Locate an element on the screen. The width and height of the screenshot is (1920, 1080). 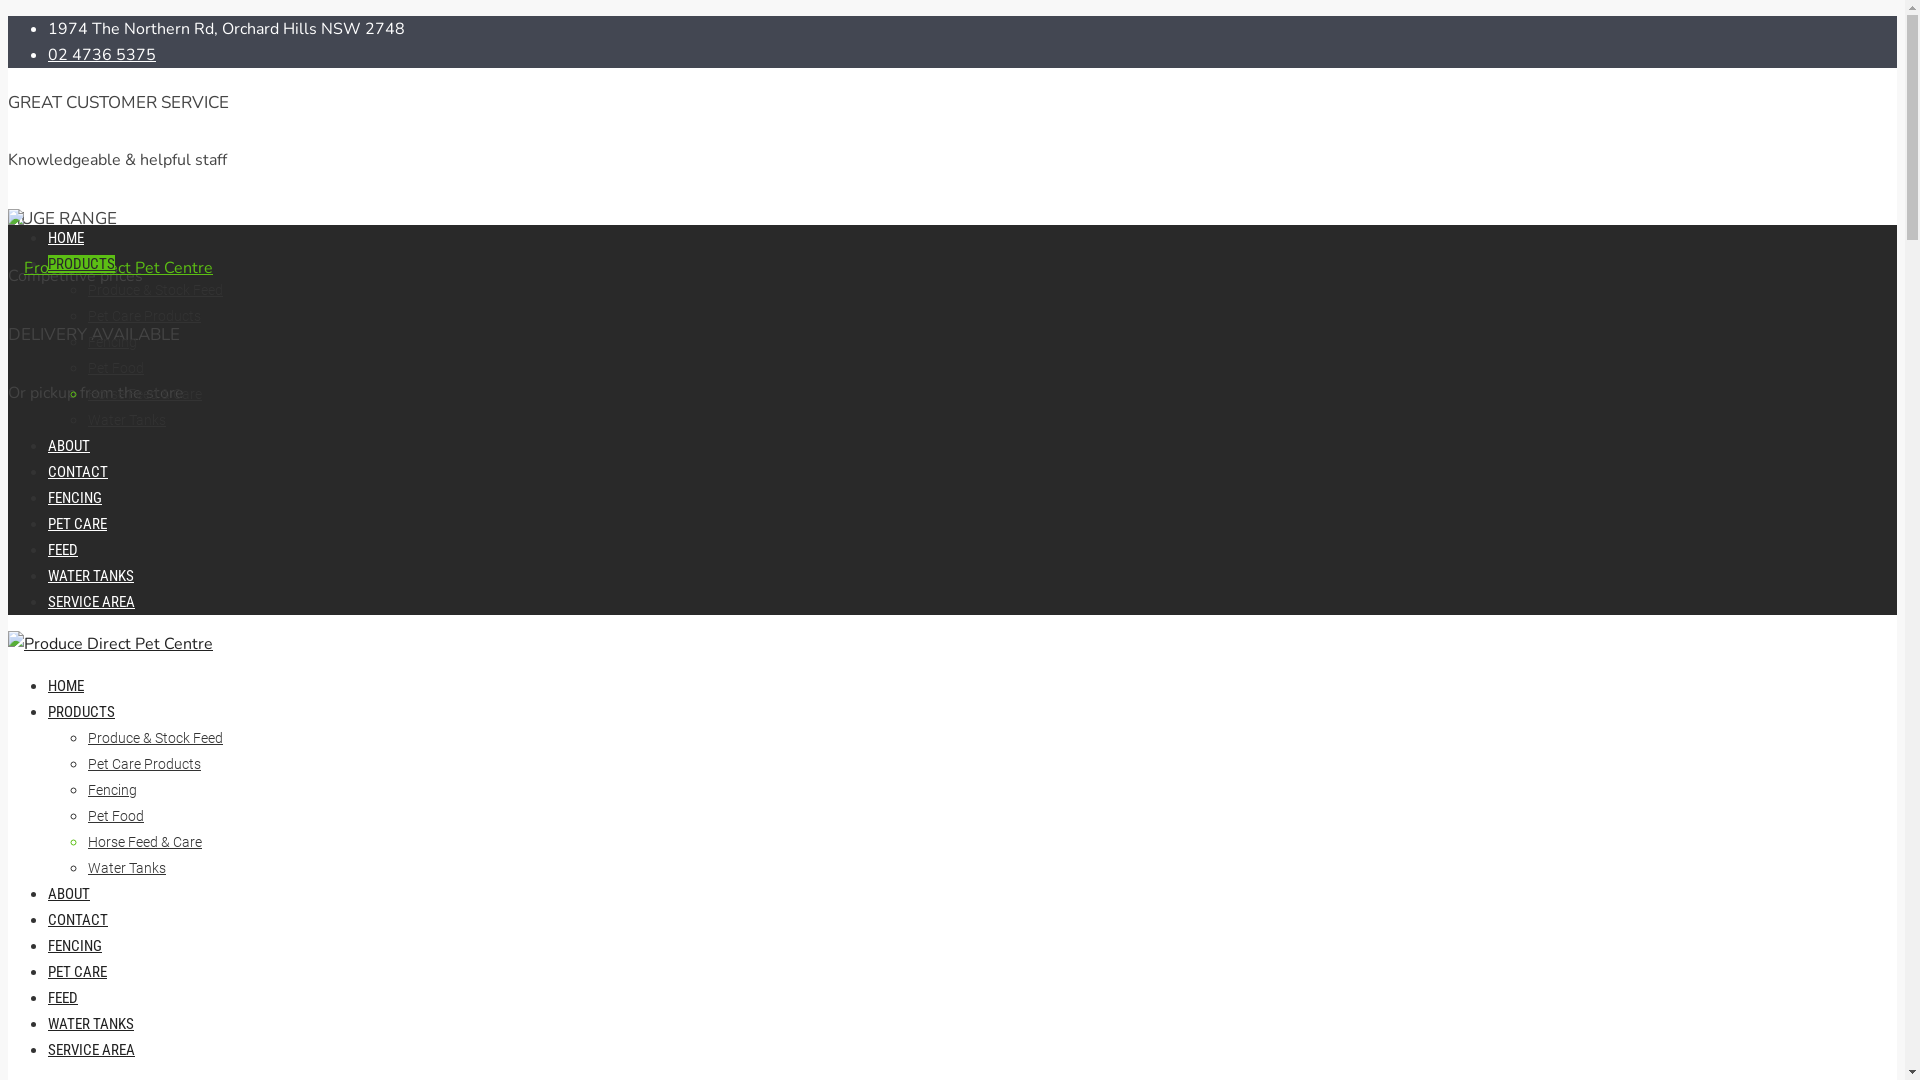
'CONTACT' is located at coordinates (77, 471).